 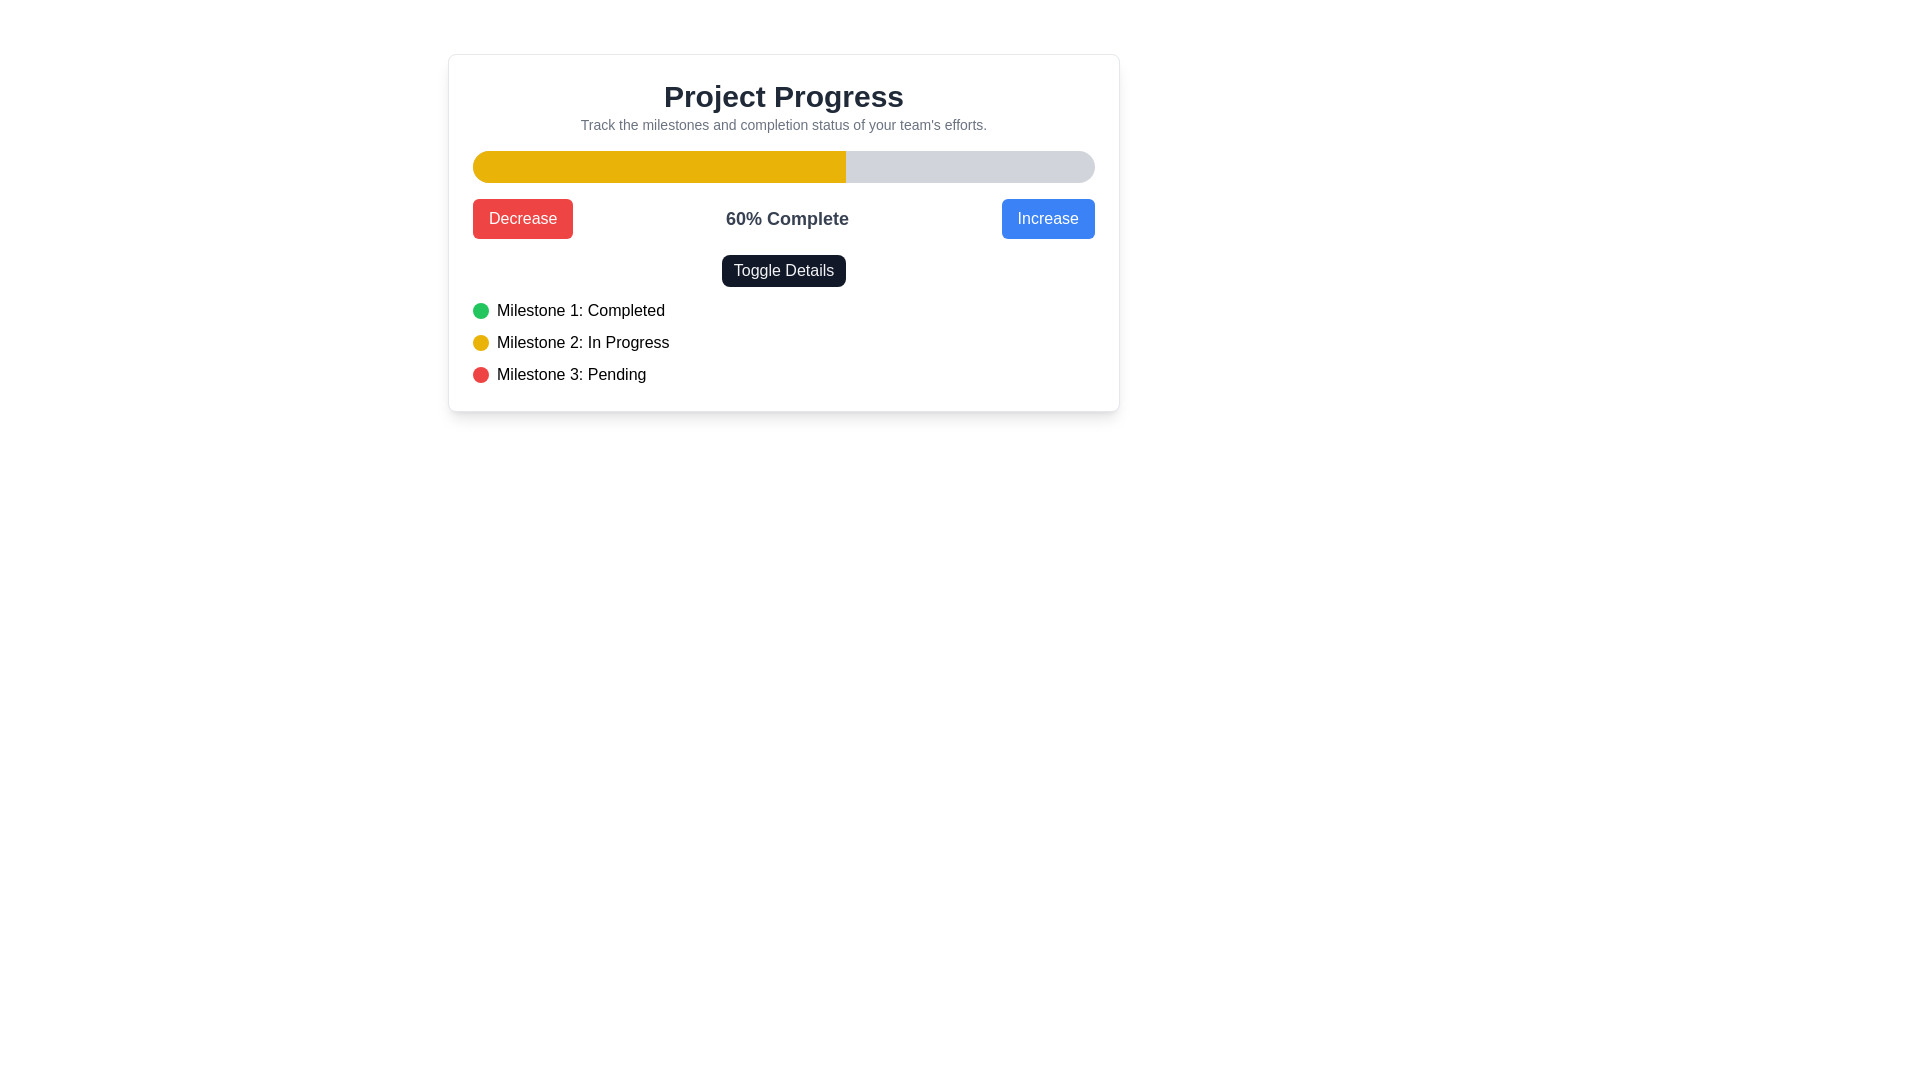 I want to click on heading text 'Project Progress' which is positioned at the top of the content area, serving as a title for the project progress section, so click(x=782, y=96).